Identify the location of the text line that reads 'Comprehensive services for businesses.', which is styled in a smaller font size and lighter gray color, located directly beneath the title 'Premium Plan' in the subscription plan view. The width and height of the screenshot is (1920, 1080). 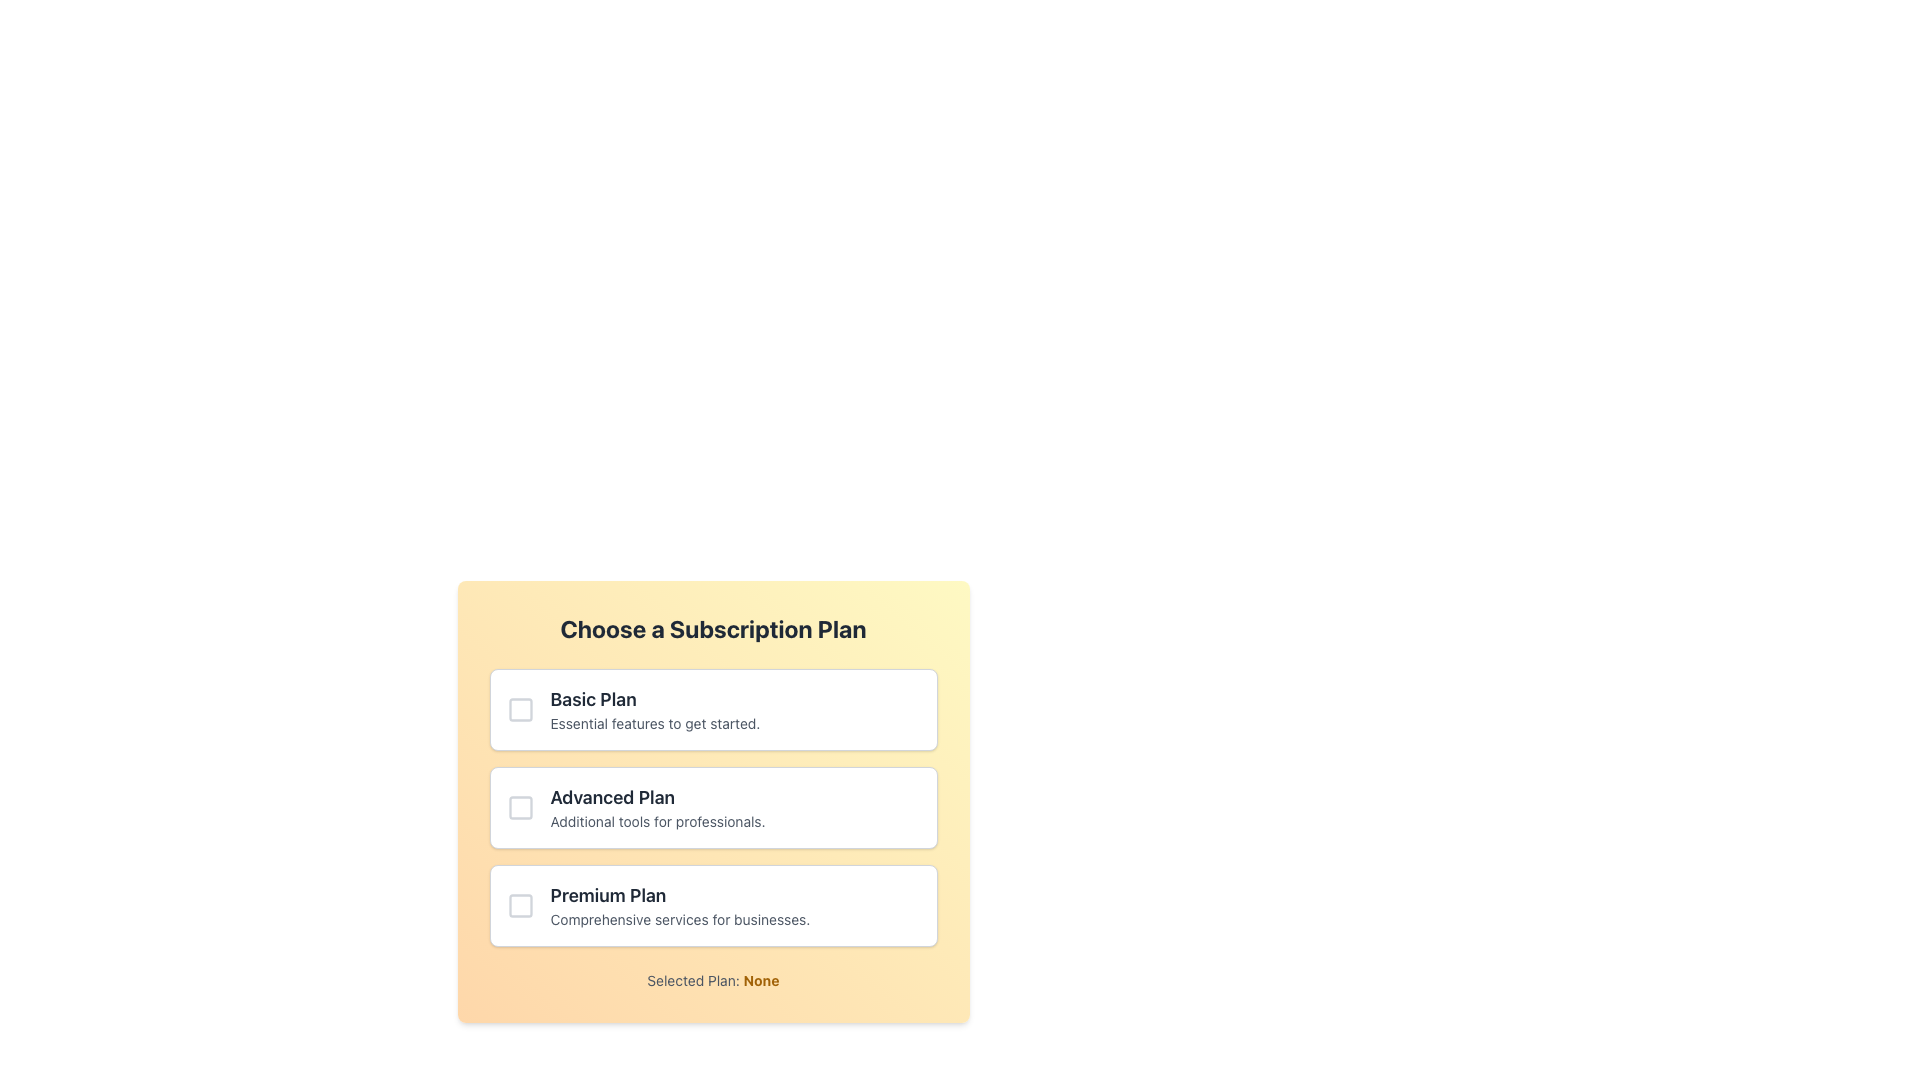
(734, 920).